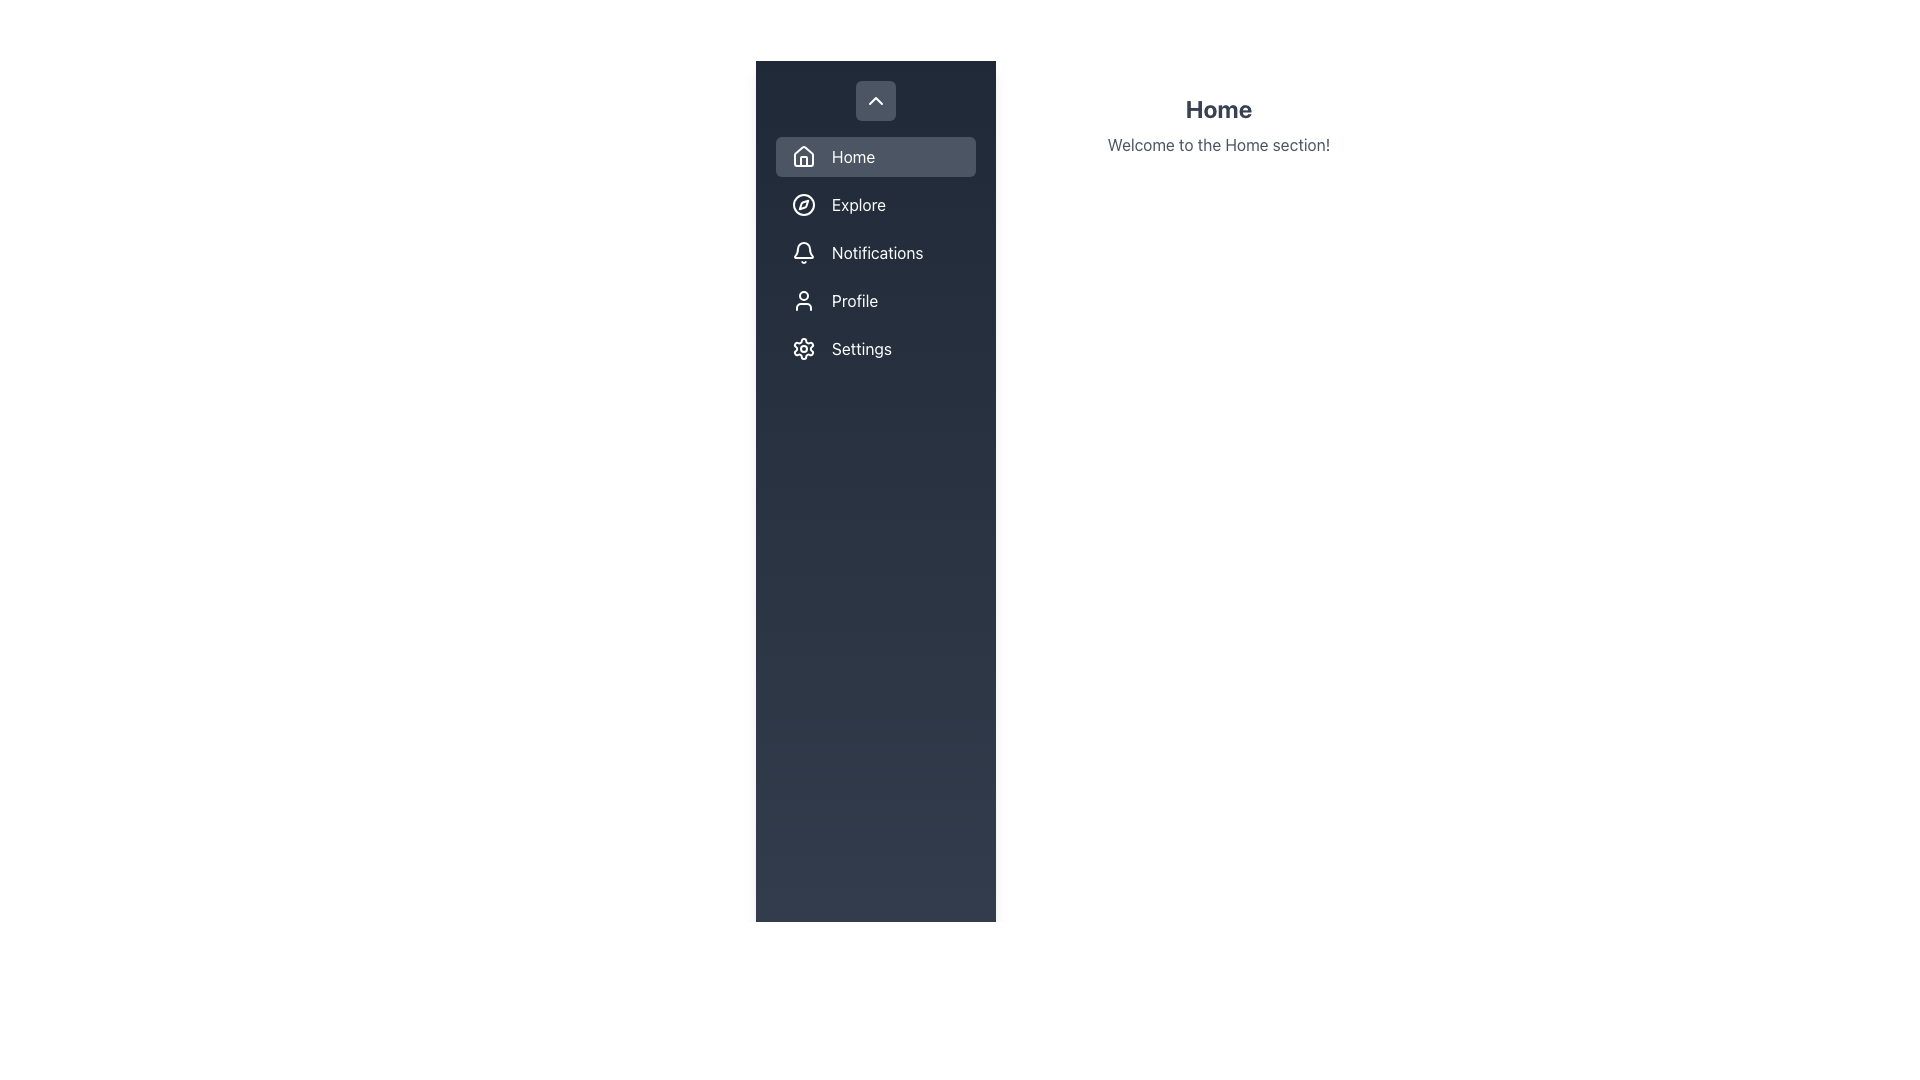  Describe the element at coordinates (1218, 144) in the screenshot. I see `the text block displaying 'Welcome to the Home section!' located below the 'Home' heading` at that location.